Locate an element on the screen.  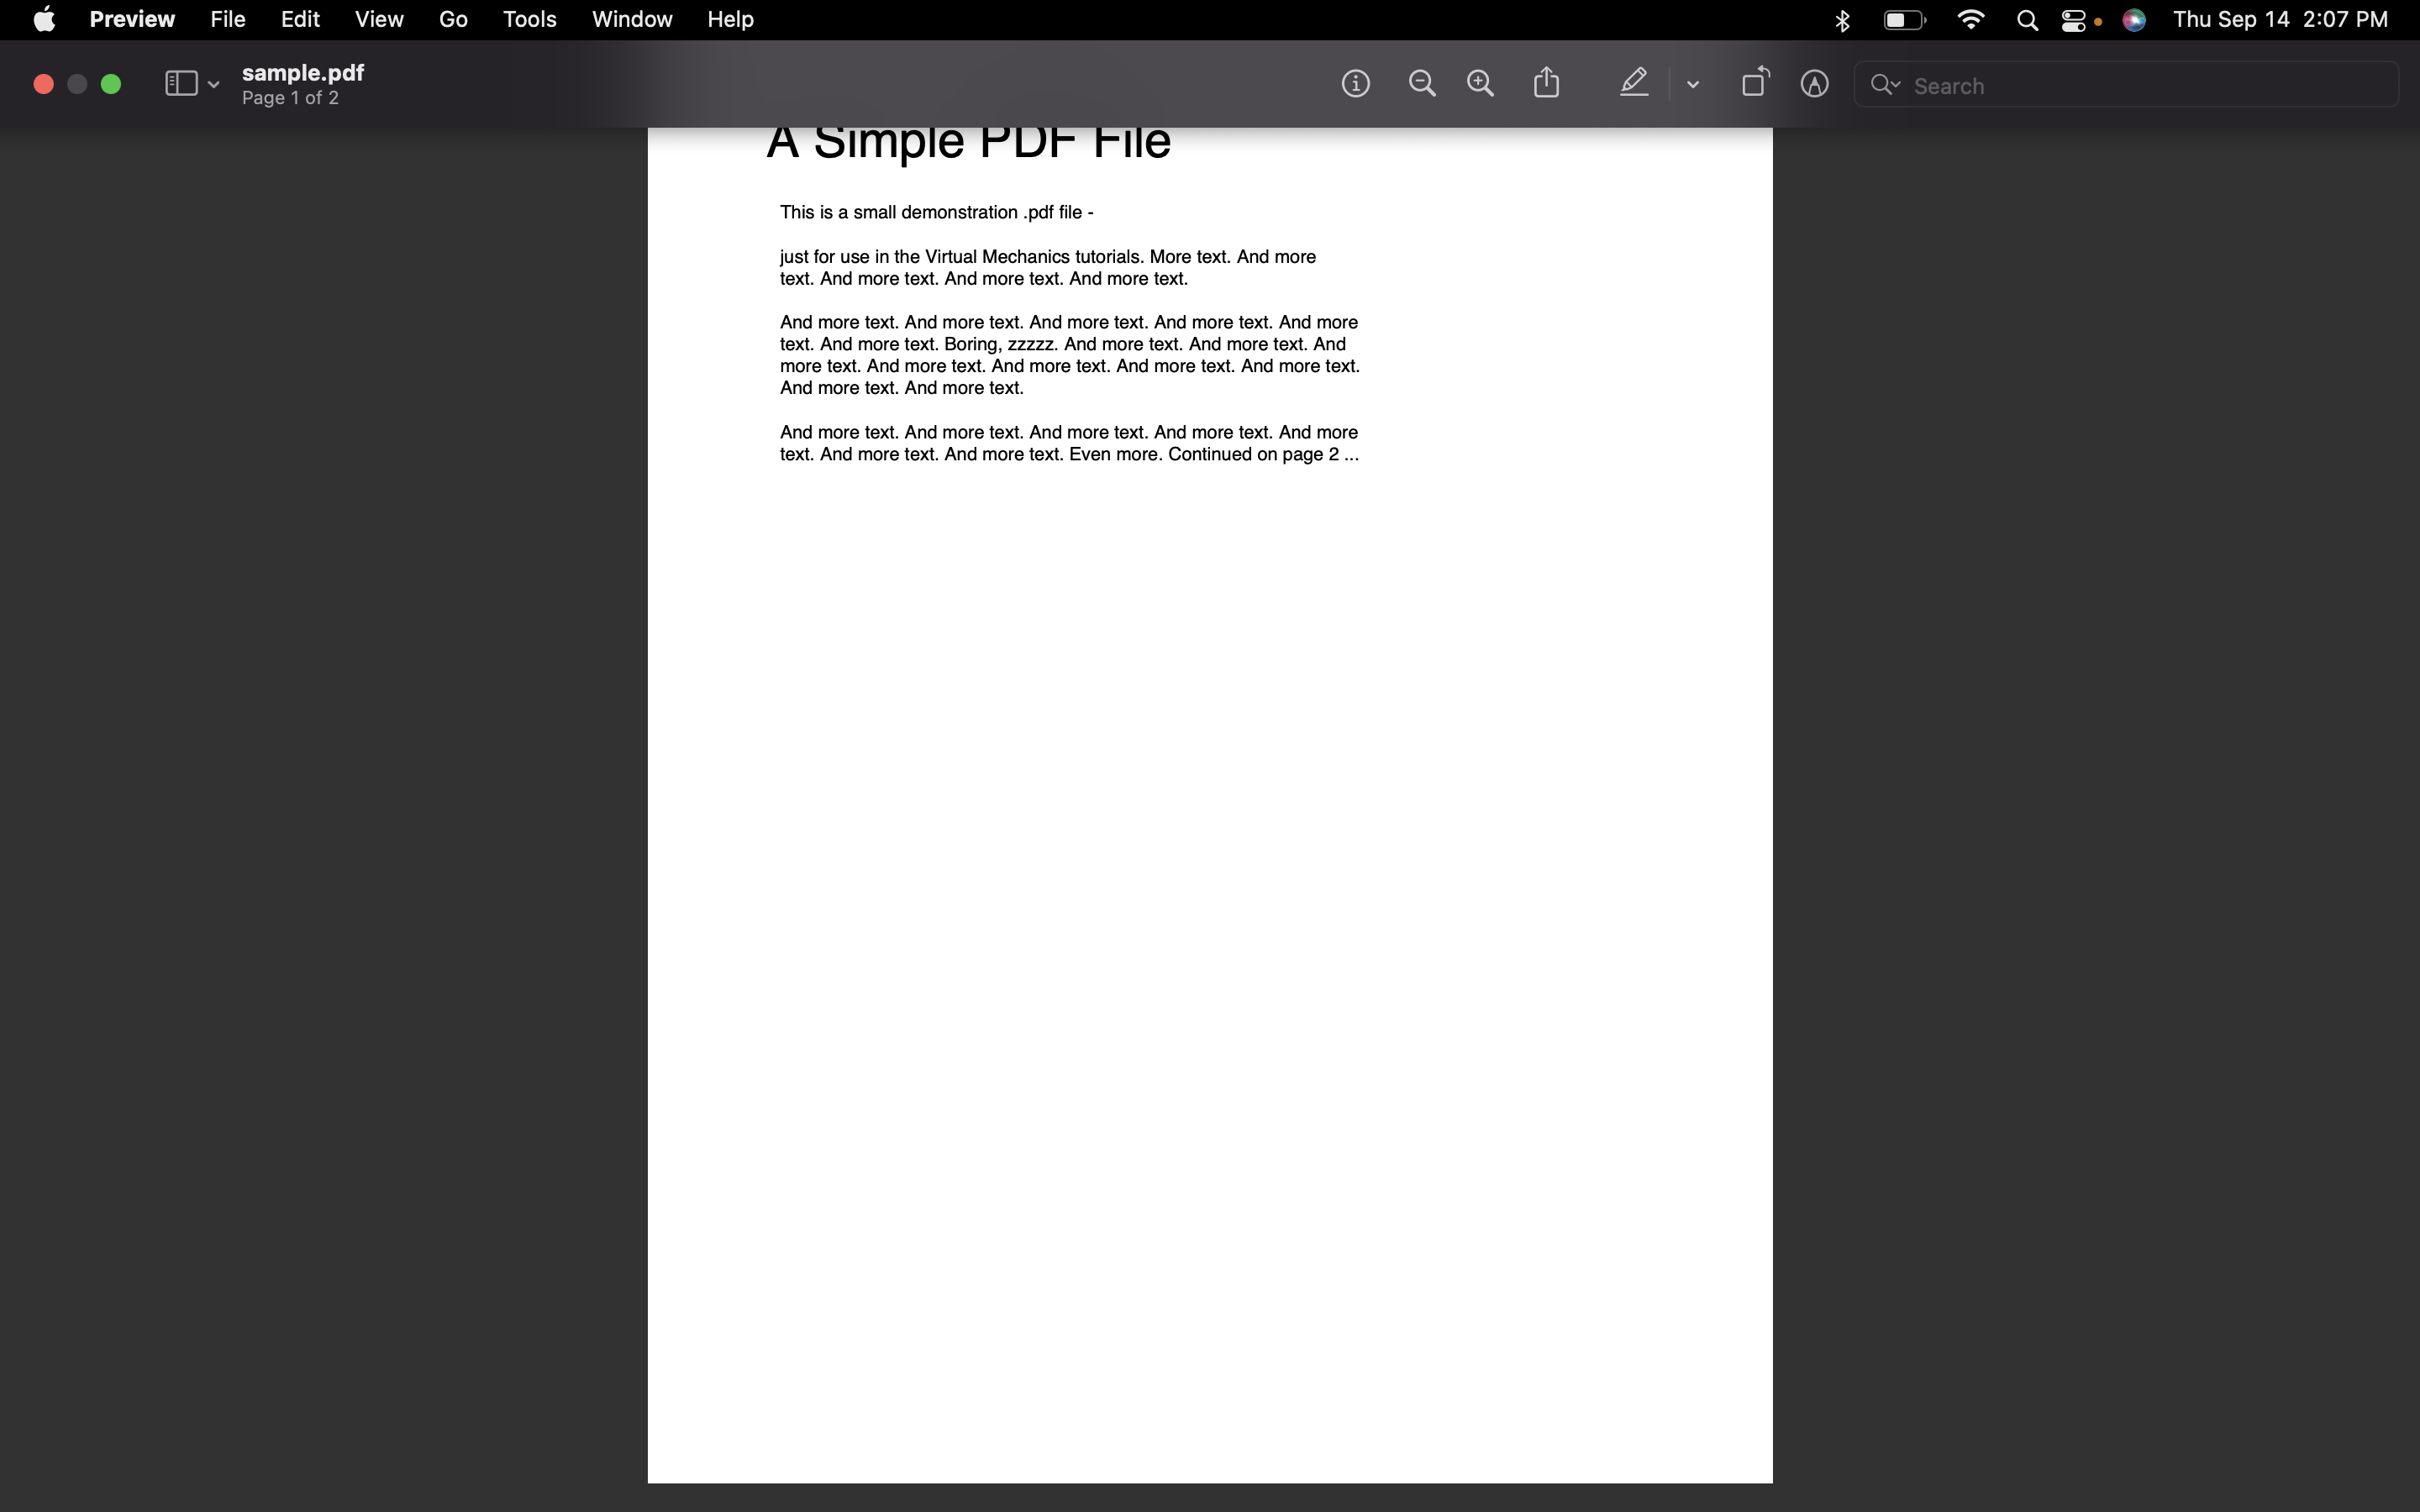
Leave the fullscreen view is located at coordinates (109, 83).